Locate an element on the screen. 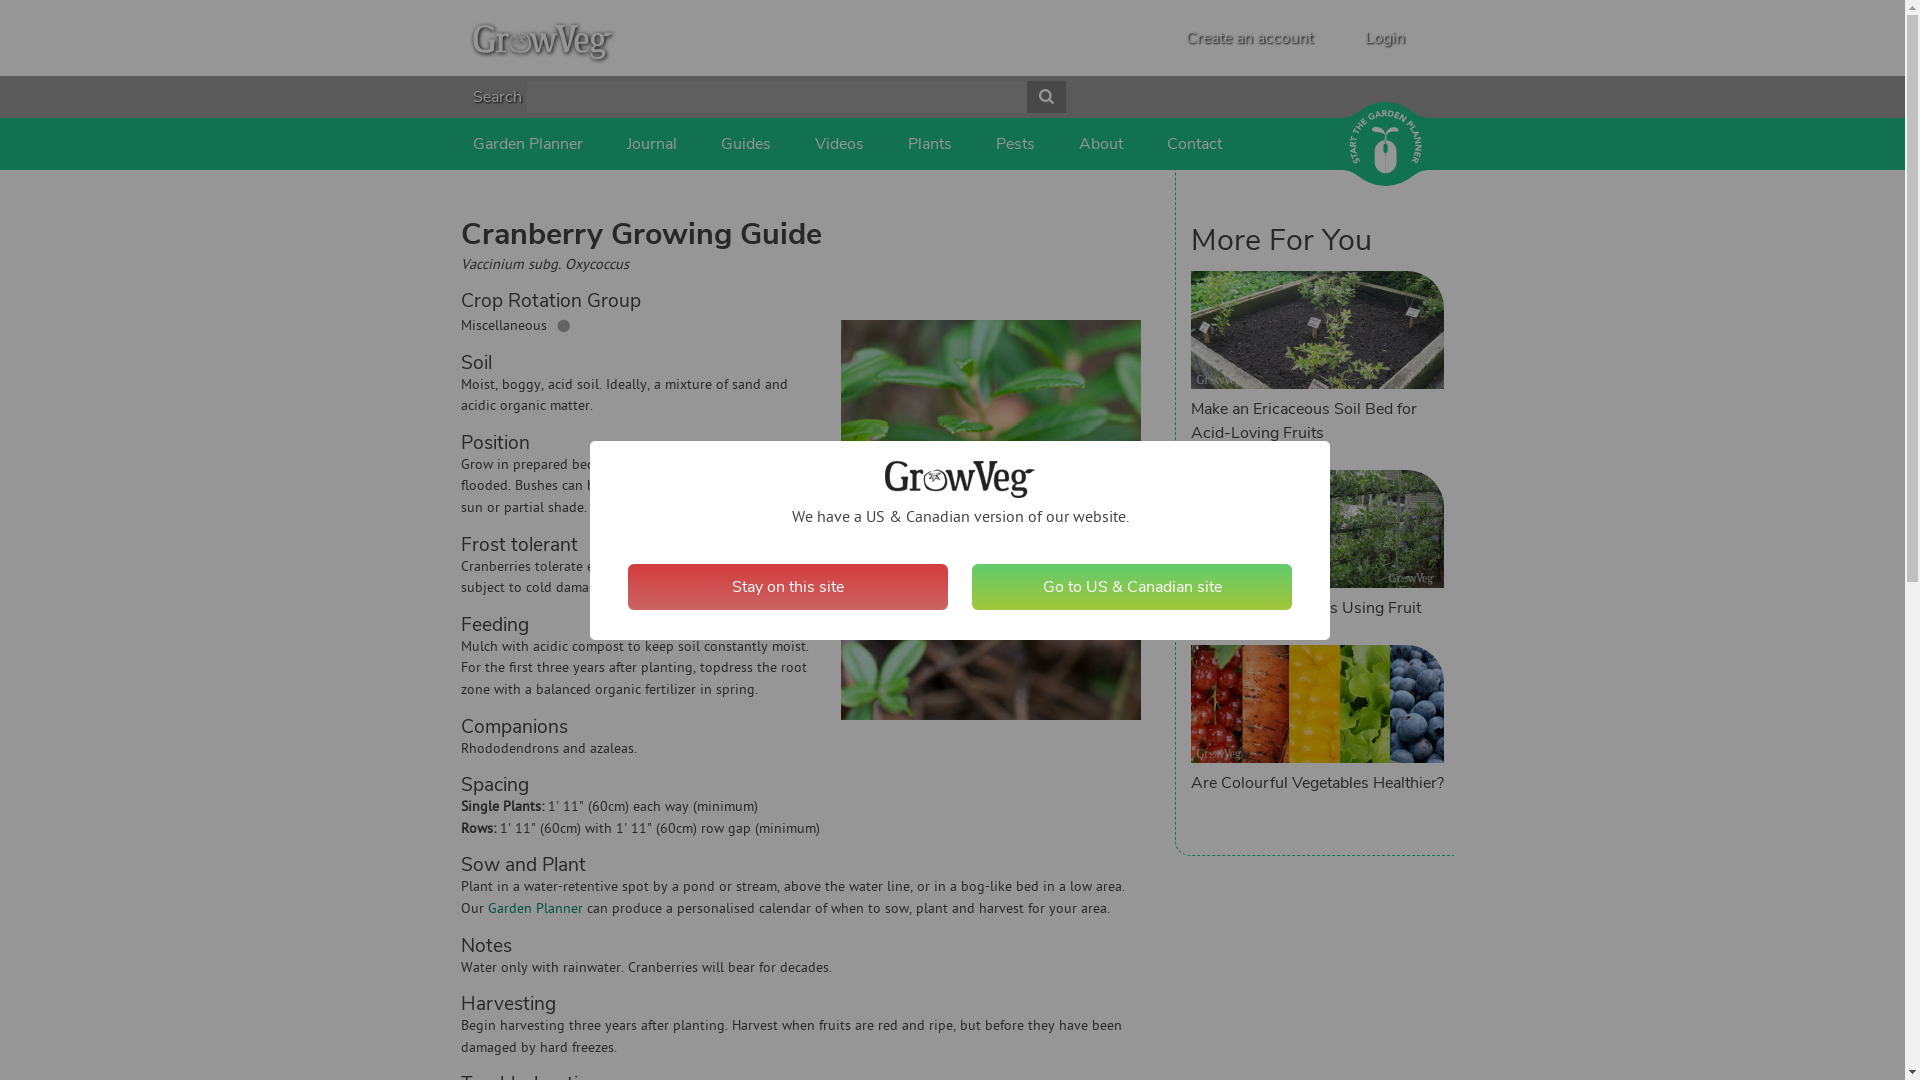 The height and width of the screenshot is (1080, 1920). 'Videos' is located at coordinates (838, 142).